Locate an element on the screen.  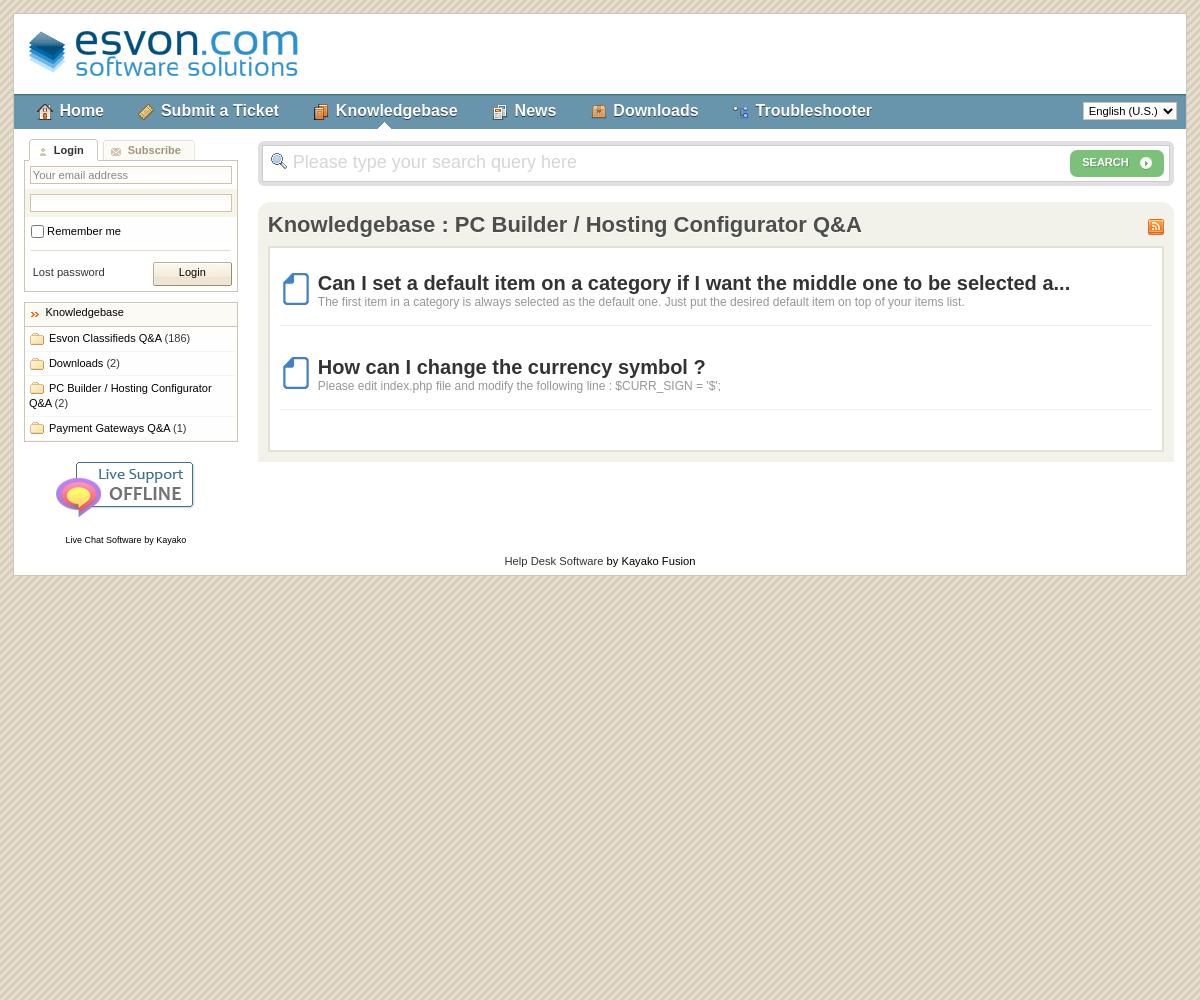
'Help Desk Software' is located at coordinates (552, 561).